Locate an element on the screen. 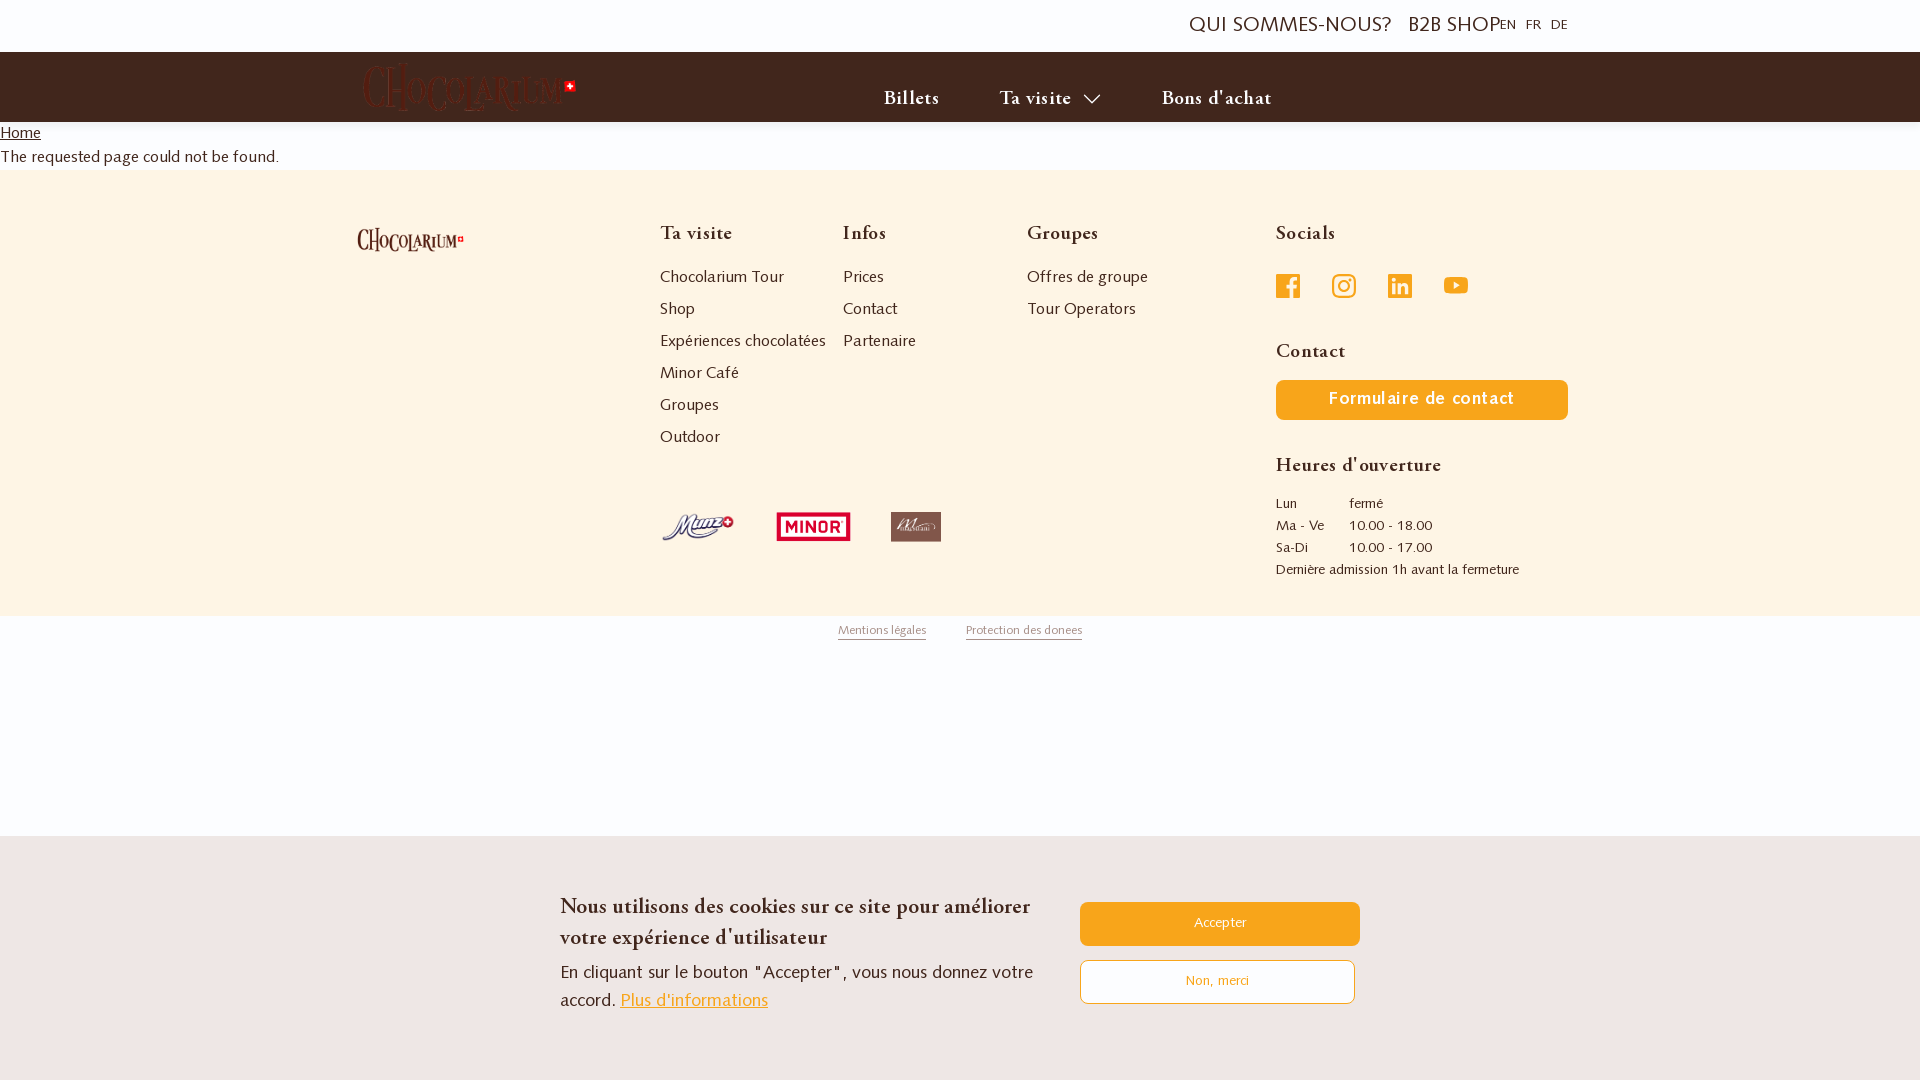 The image size is (1920, 1080). 'Shop' is located at coordinates (677, 309).